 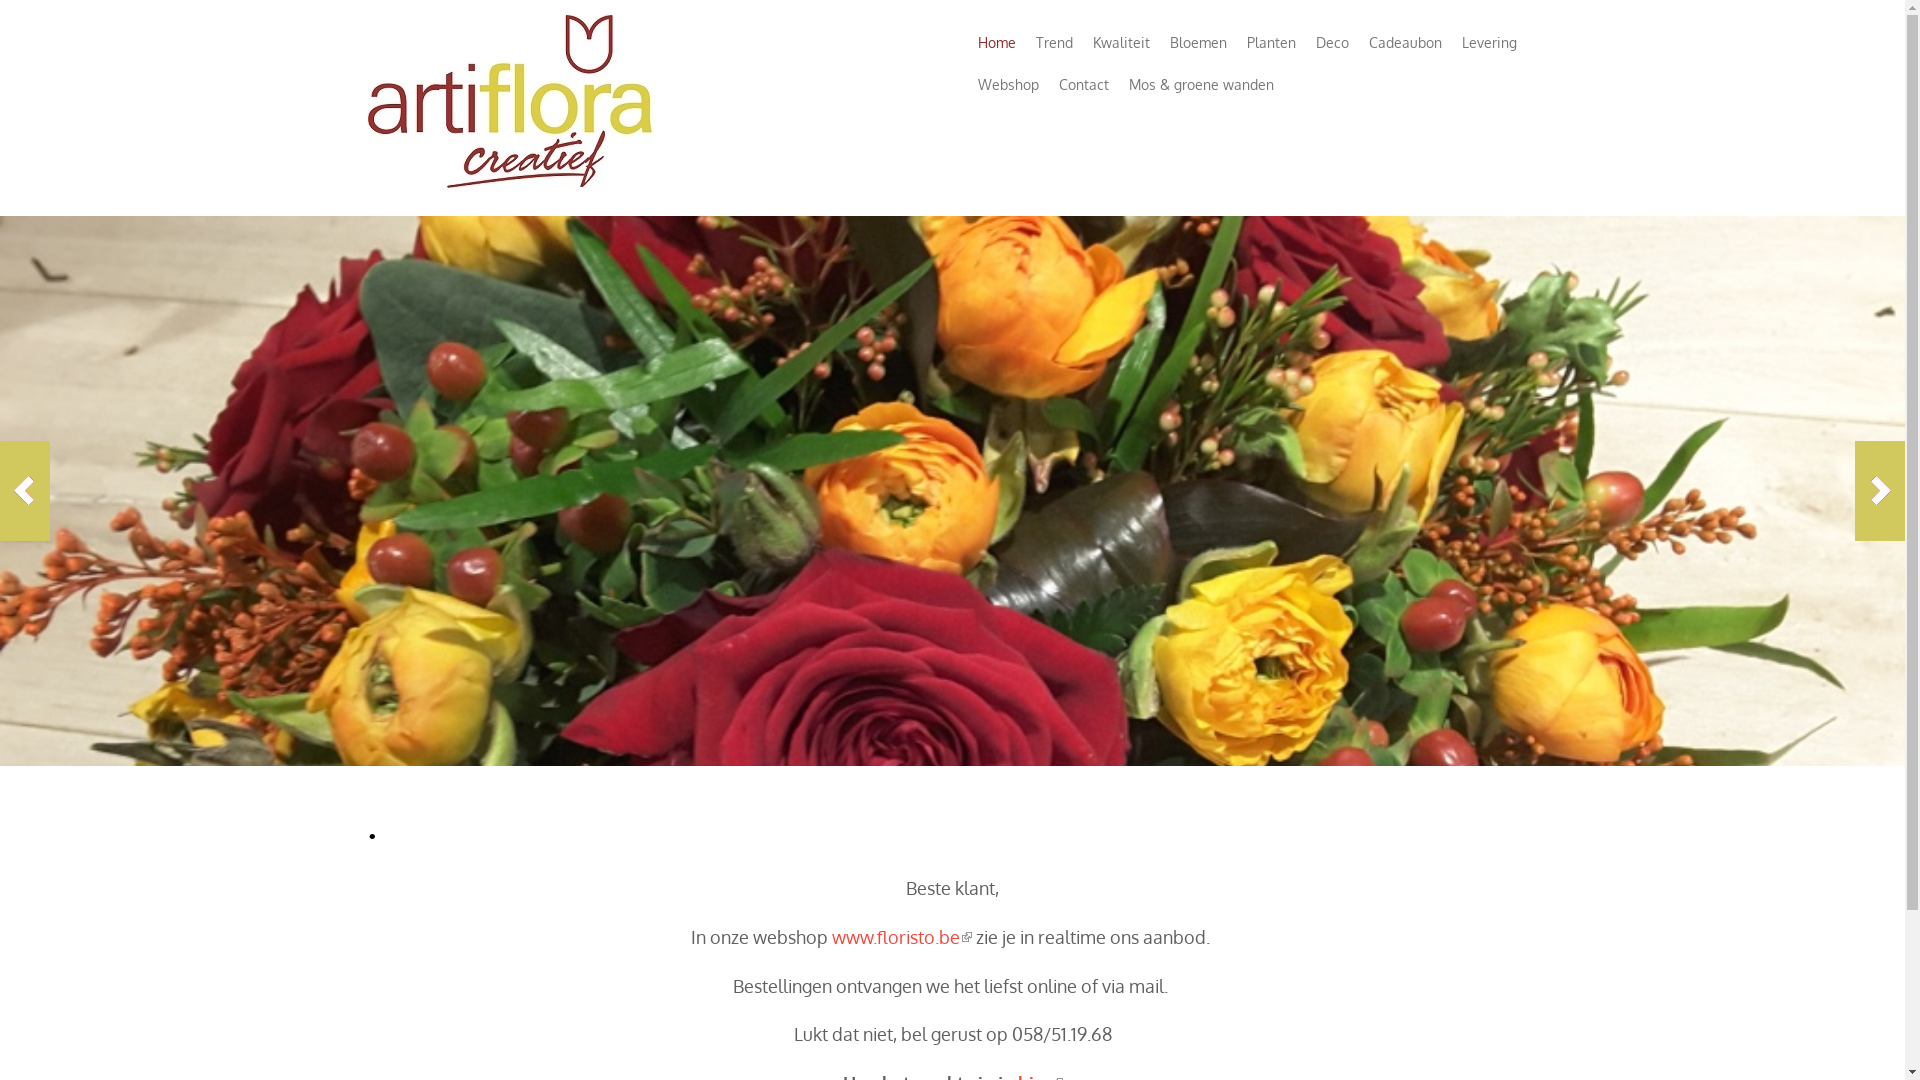 I want to click on 'Home', so click(x=997, y=42).